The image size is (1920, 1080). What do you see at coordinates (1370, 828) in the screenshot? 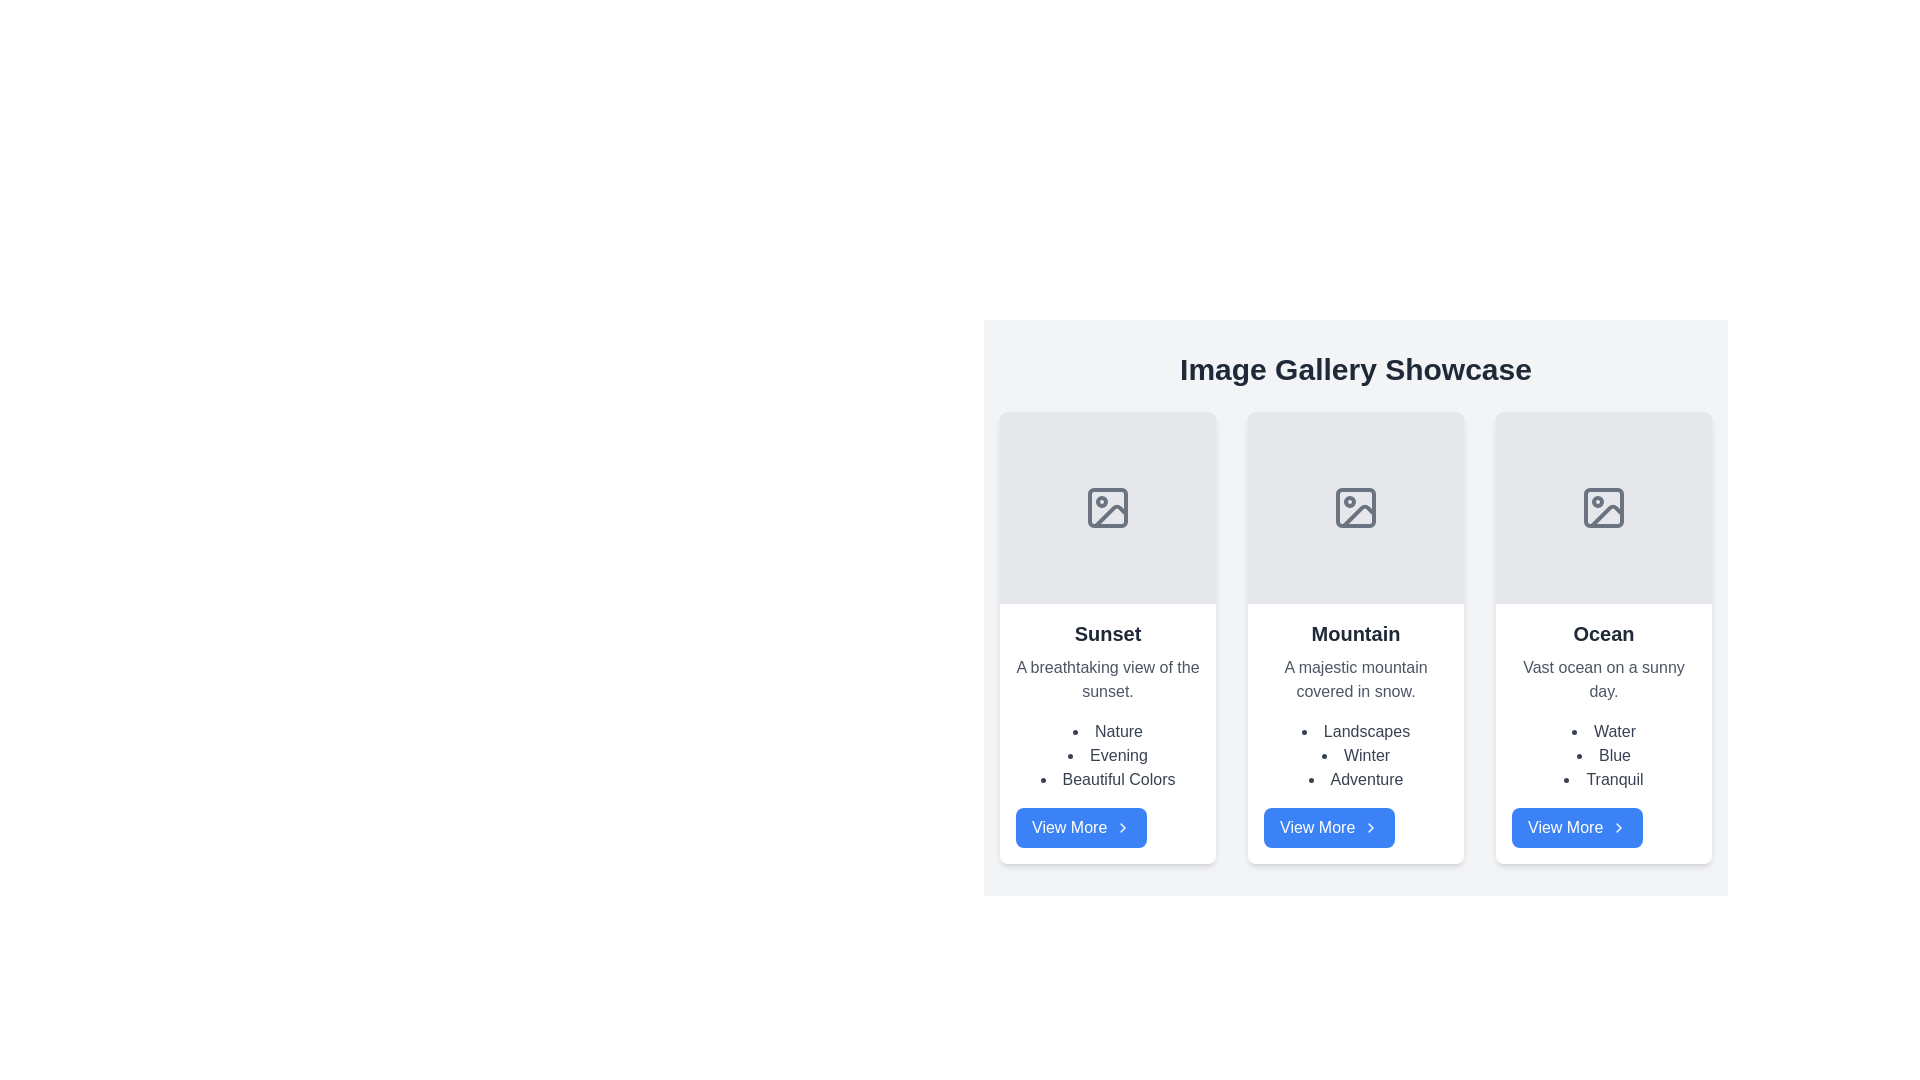
I see `the 'View More' button which is visually indicated by the directional icon, located within the card titled 'Mountain' in the central column of a three-column grid layout` at bounding box center [1370, 828].